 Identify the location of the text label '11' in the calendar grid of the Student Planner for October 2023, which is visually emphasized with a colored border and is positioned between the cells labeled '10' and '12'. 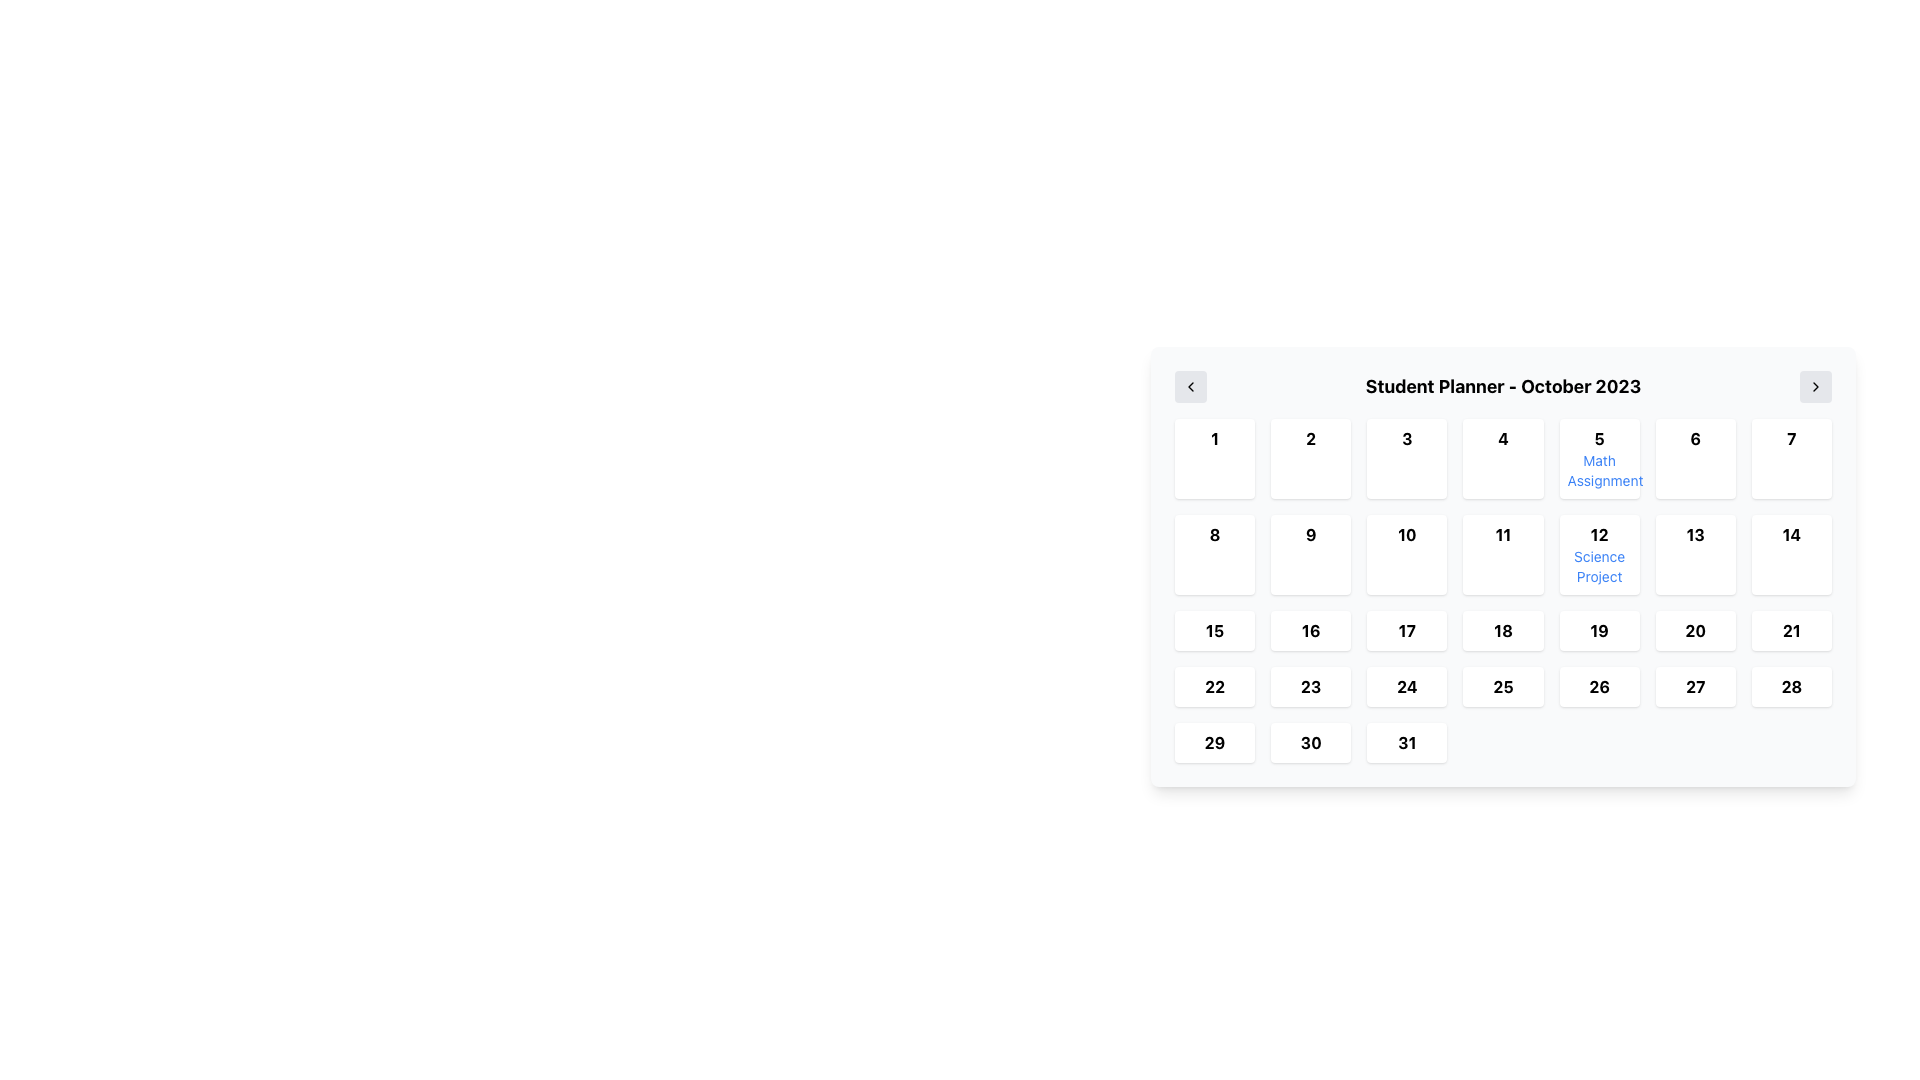
(1503, 534).